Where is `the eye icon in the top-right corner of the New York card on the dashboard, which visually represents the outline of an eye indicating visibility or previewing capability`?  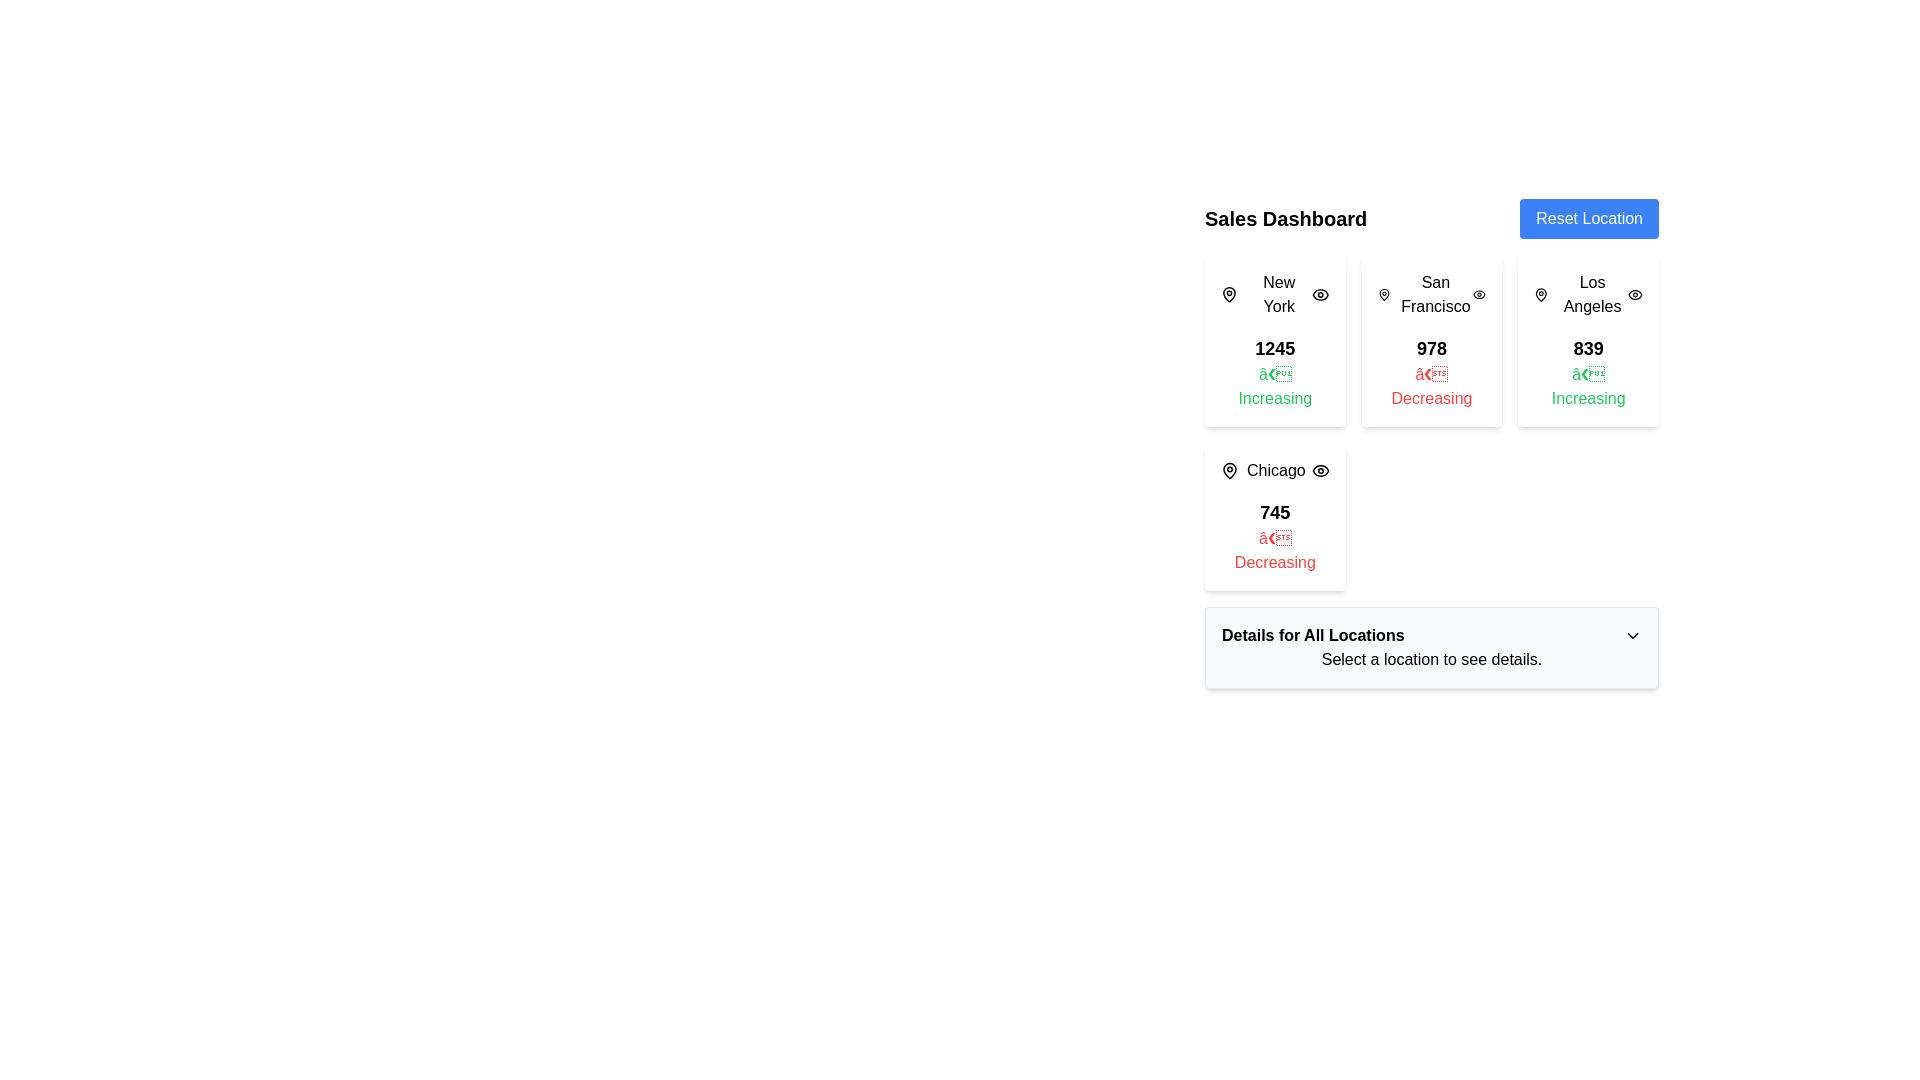
the eye icon in the top-right corner of the New York card on the dashboard, which visually represents the outline of an eye indicating visibility or previewing capability is located at coordinates (1320, 294).